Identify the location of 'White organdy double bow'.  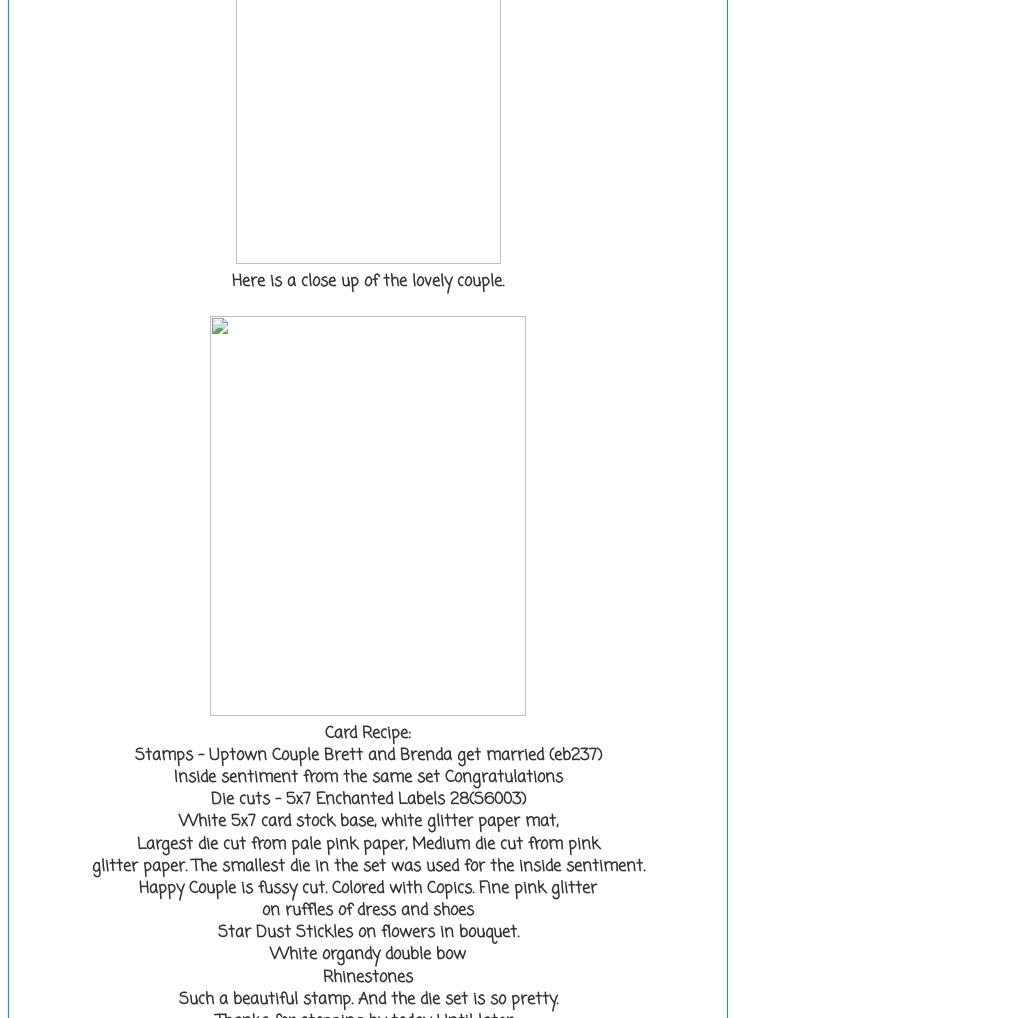
(367, 953).